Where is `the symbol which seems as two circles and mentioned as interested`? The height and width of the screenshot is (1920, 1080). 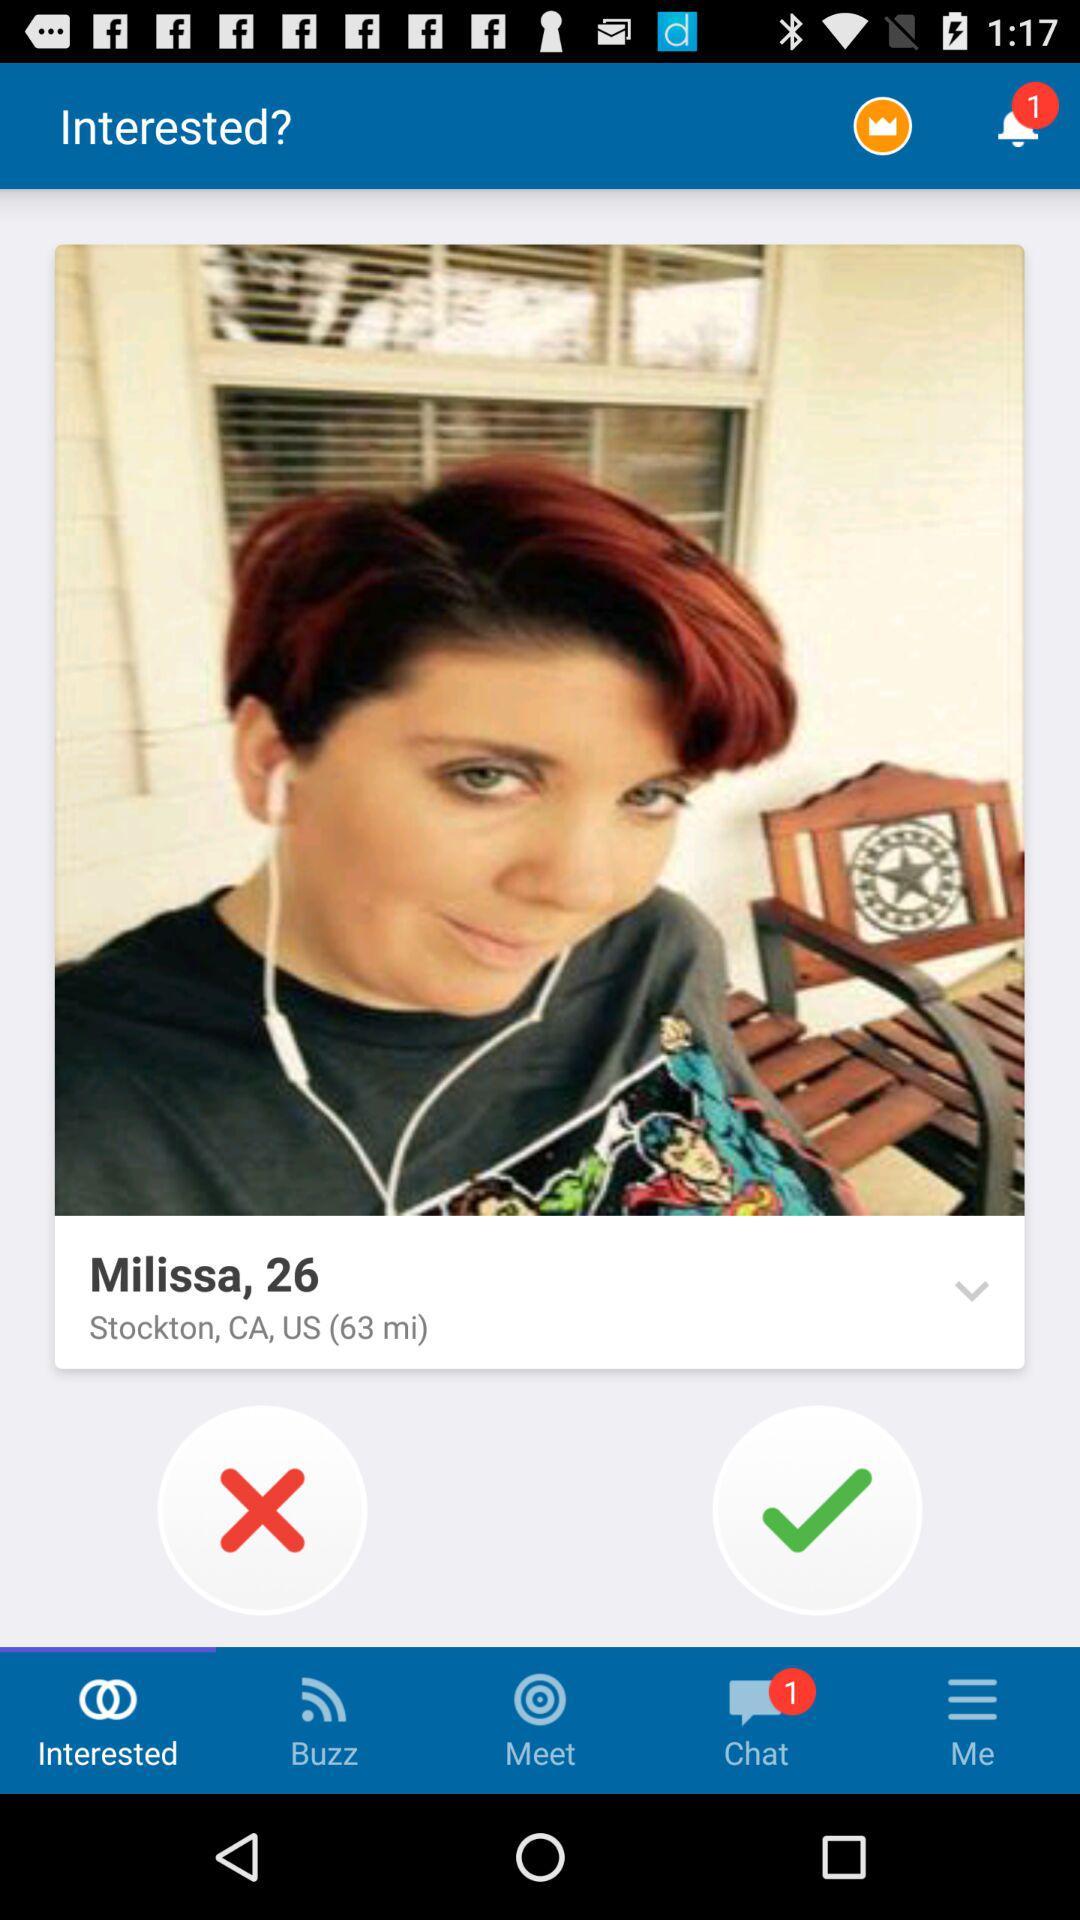 the symbol which seems as two circles and mentioned as interested is located at coordinates (108, 1698).